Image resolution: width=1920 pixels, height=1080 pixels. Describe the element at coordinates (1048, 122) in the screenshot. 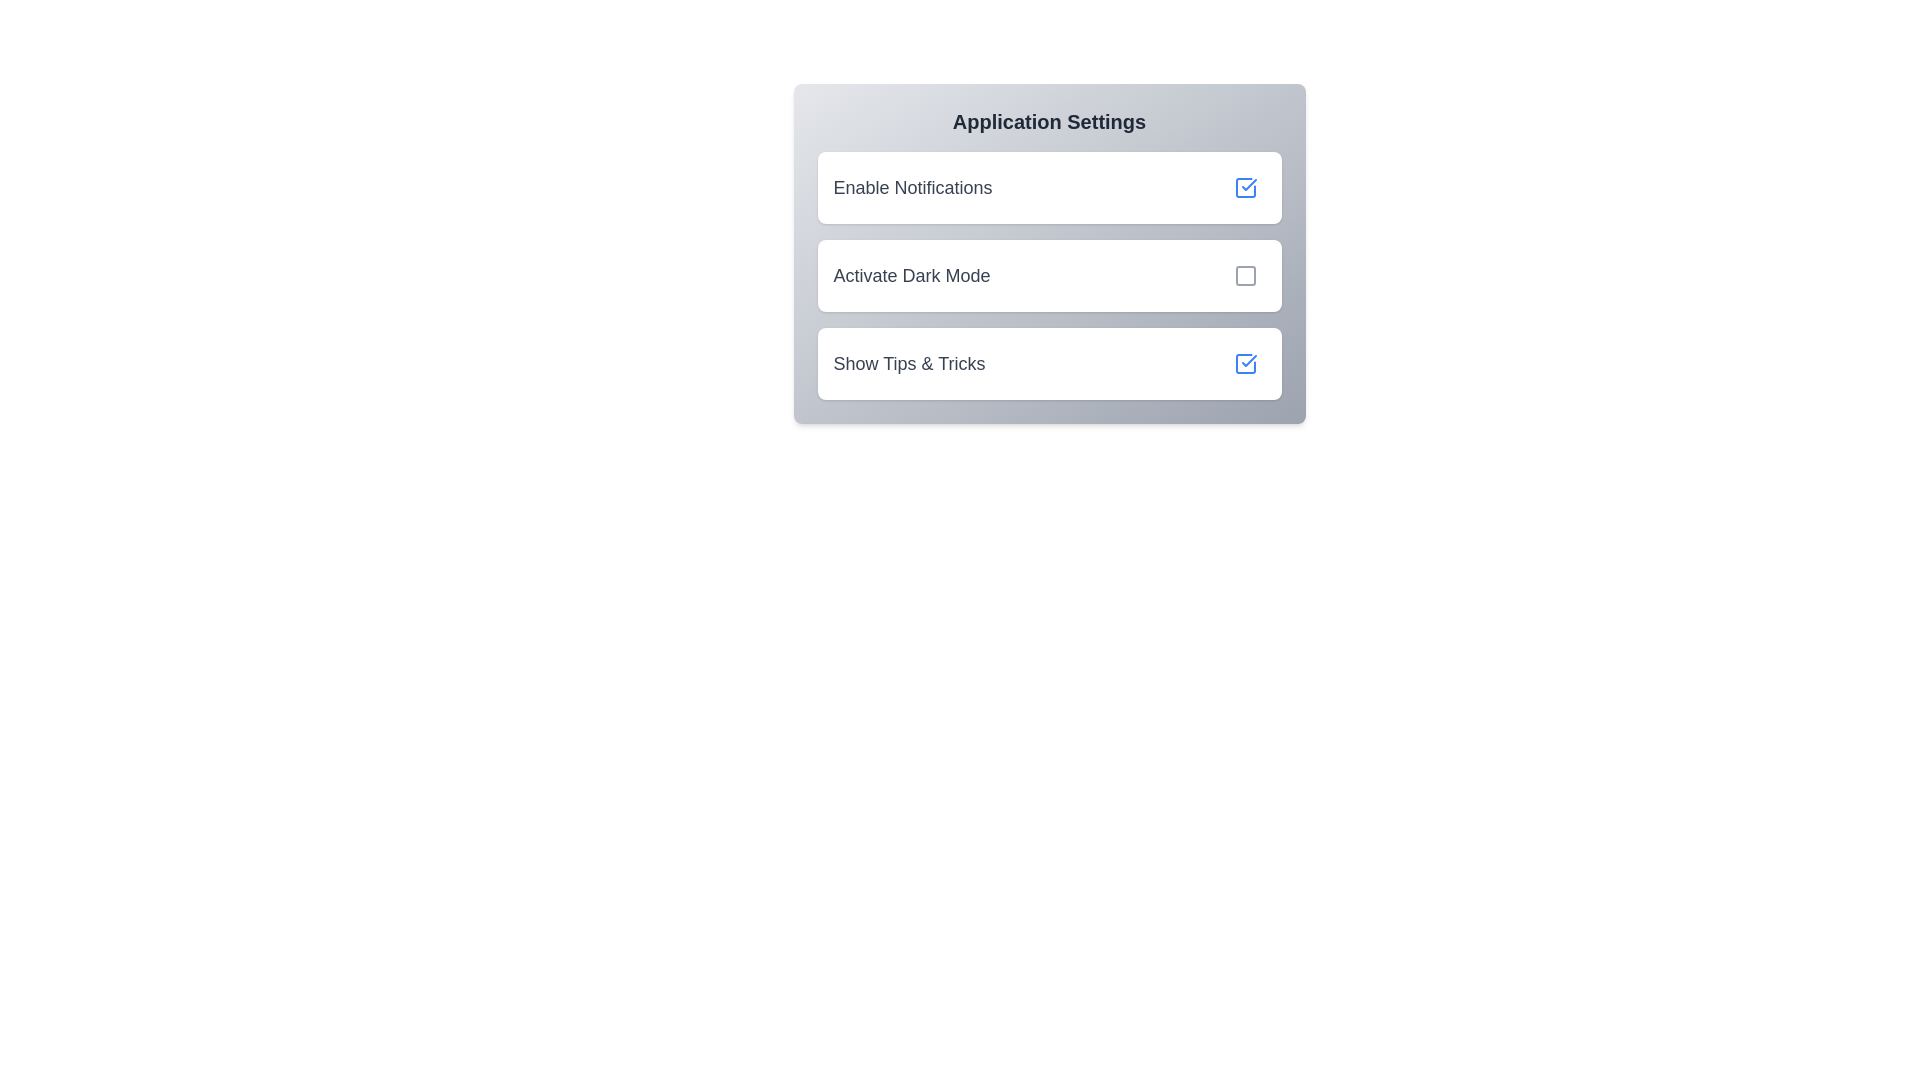

I see `the header text 'Application Settings'` at that location.